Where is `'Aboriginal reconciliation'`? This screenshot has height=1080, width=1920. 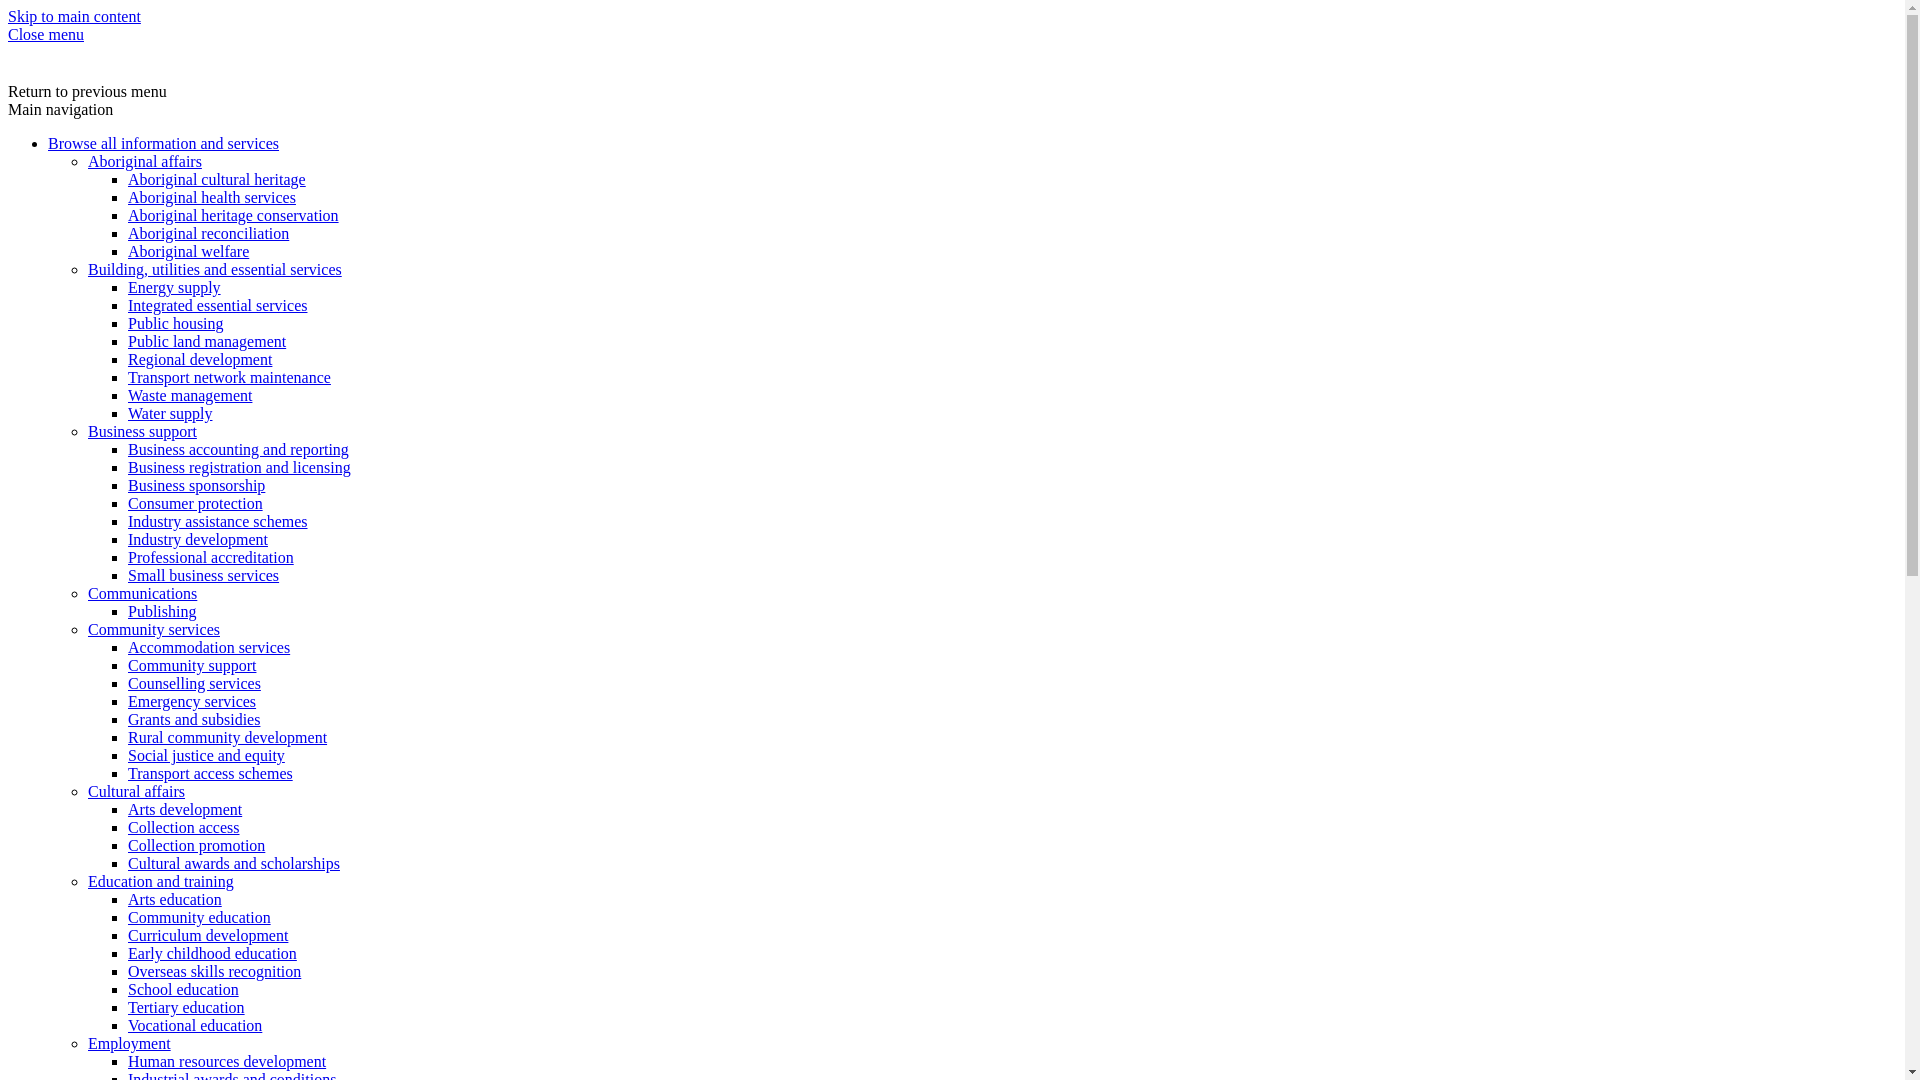
'Aboriginal reconciliation' is located at coordinates (208, 232).